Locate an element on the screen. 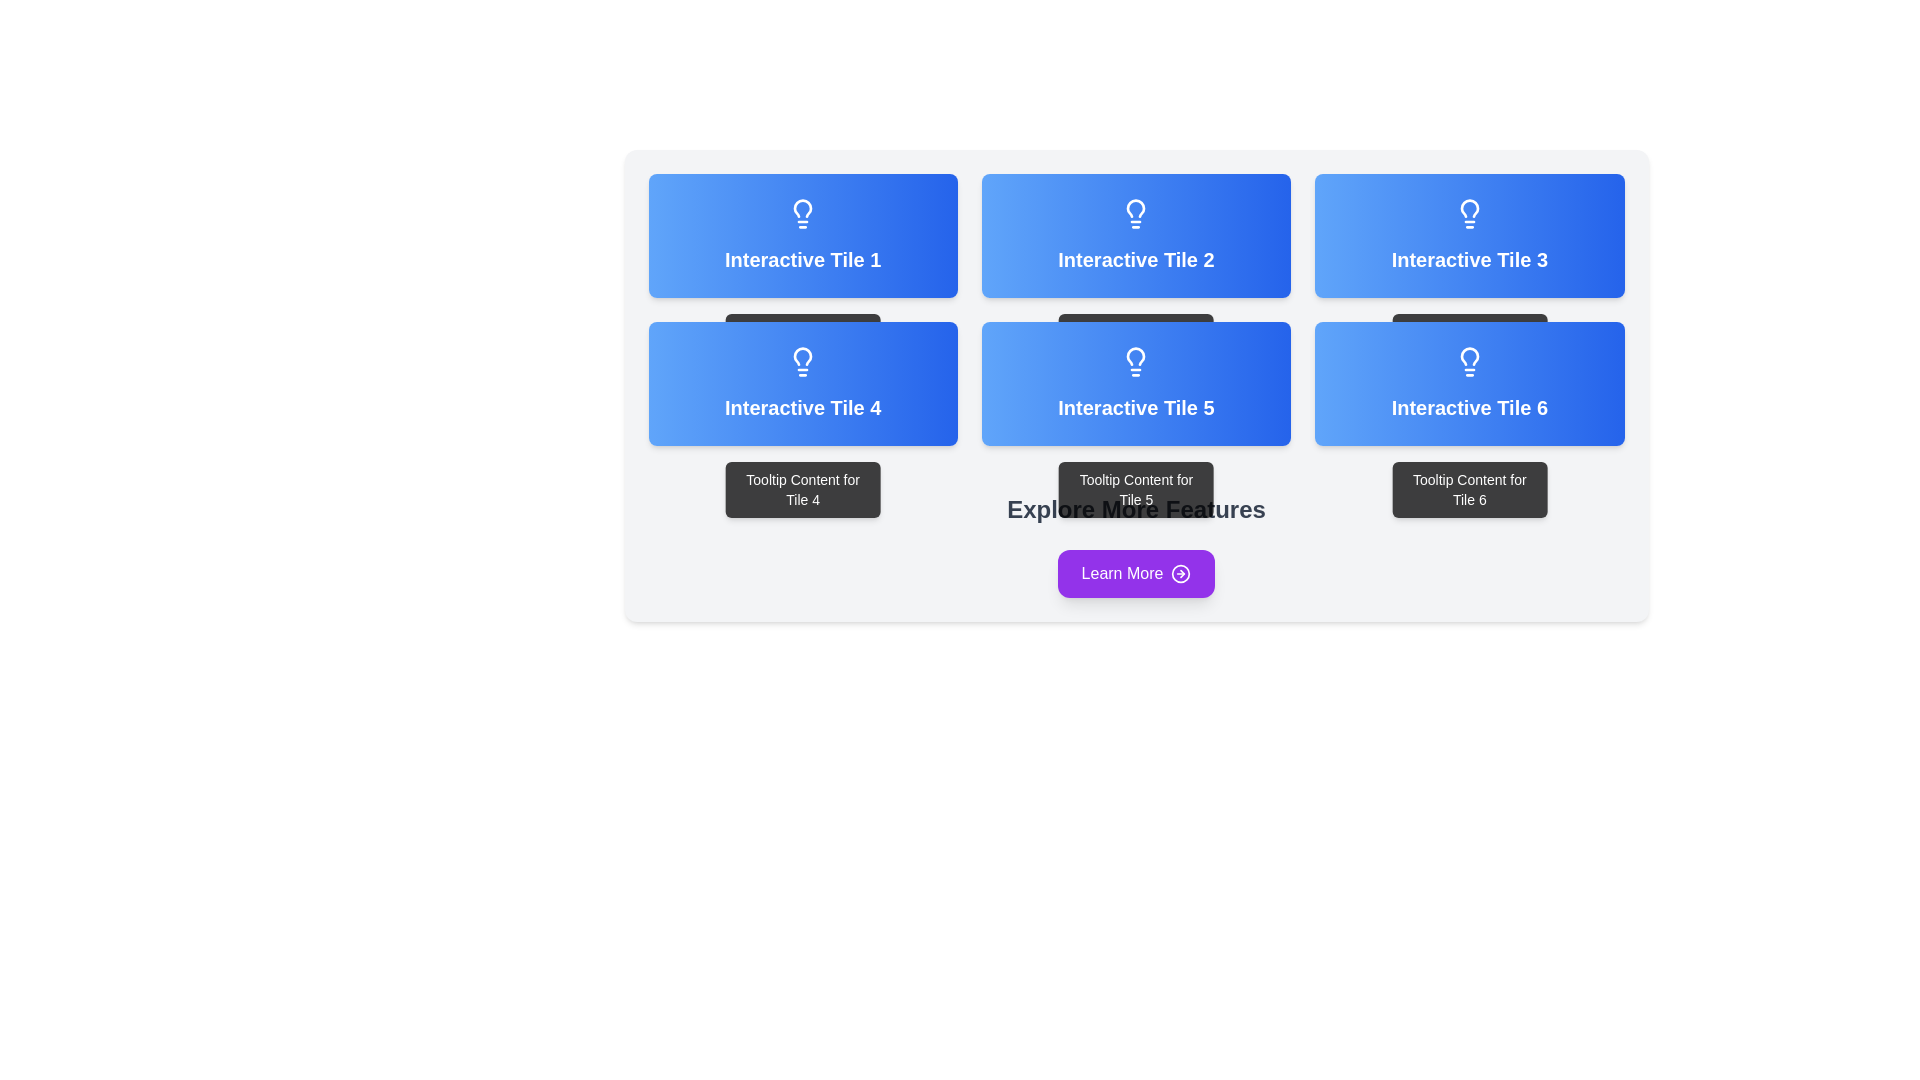 This screenshot has height=1080, width=1920. the 'Learn More' button icon located to the right of the button's text, which indicates further exploration or navigation is located at coordinates (1181, 574).